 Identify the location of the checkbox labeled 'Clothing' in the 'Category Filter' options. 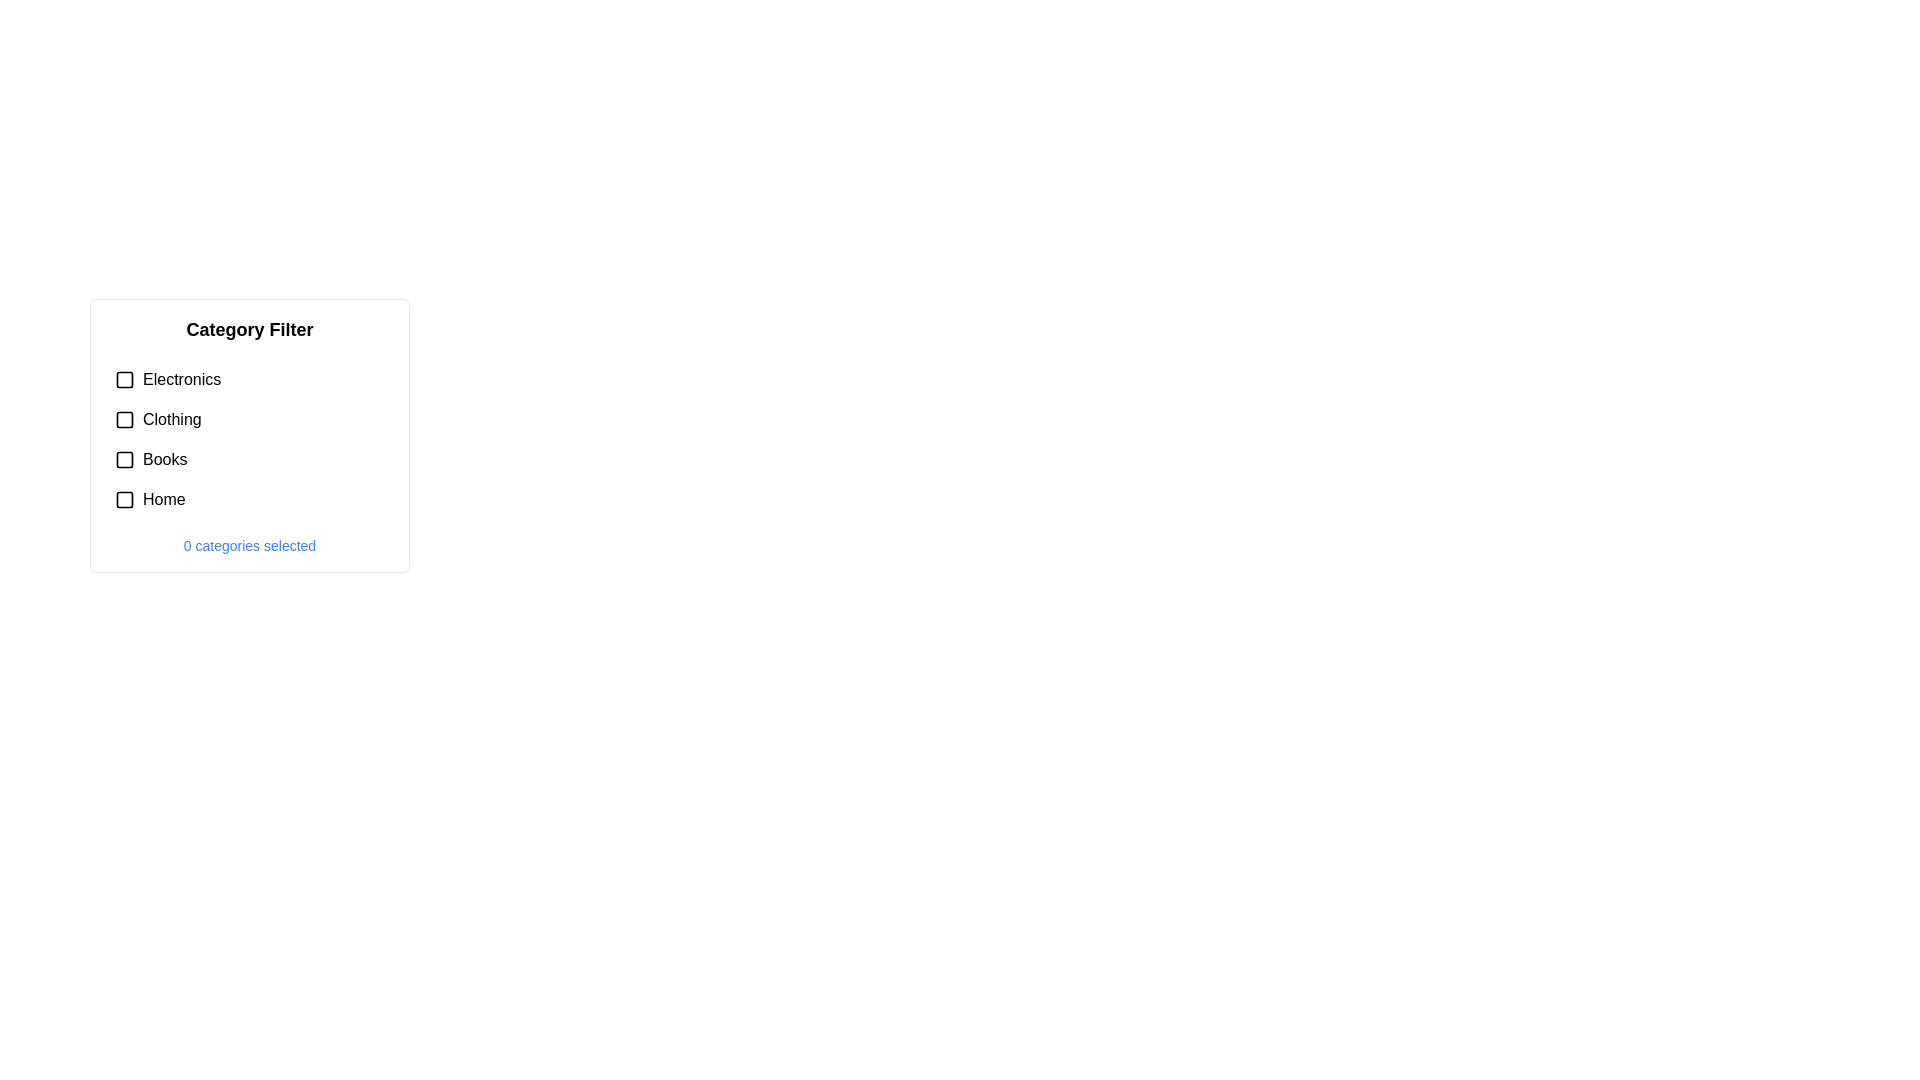
(248, 419).